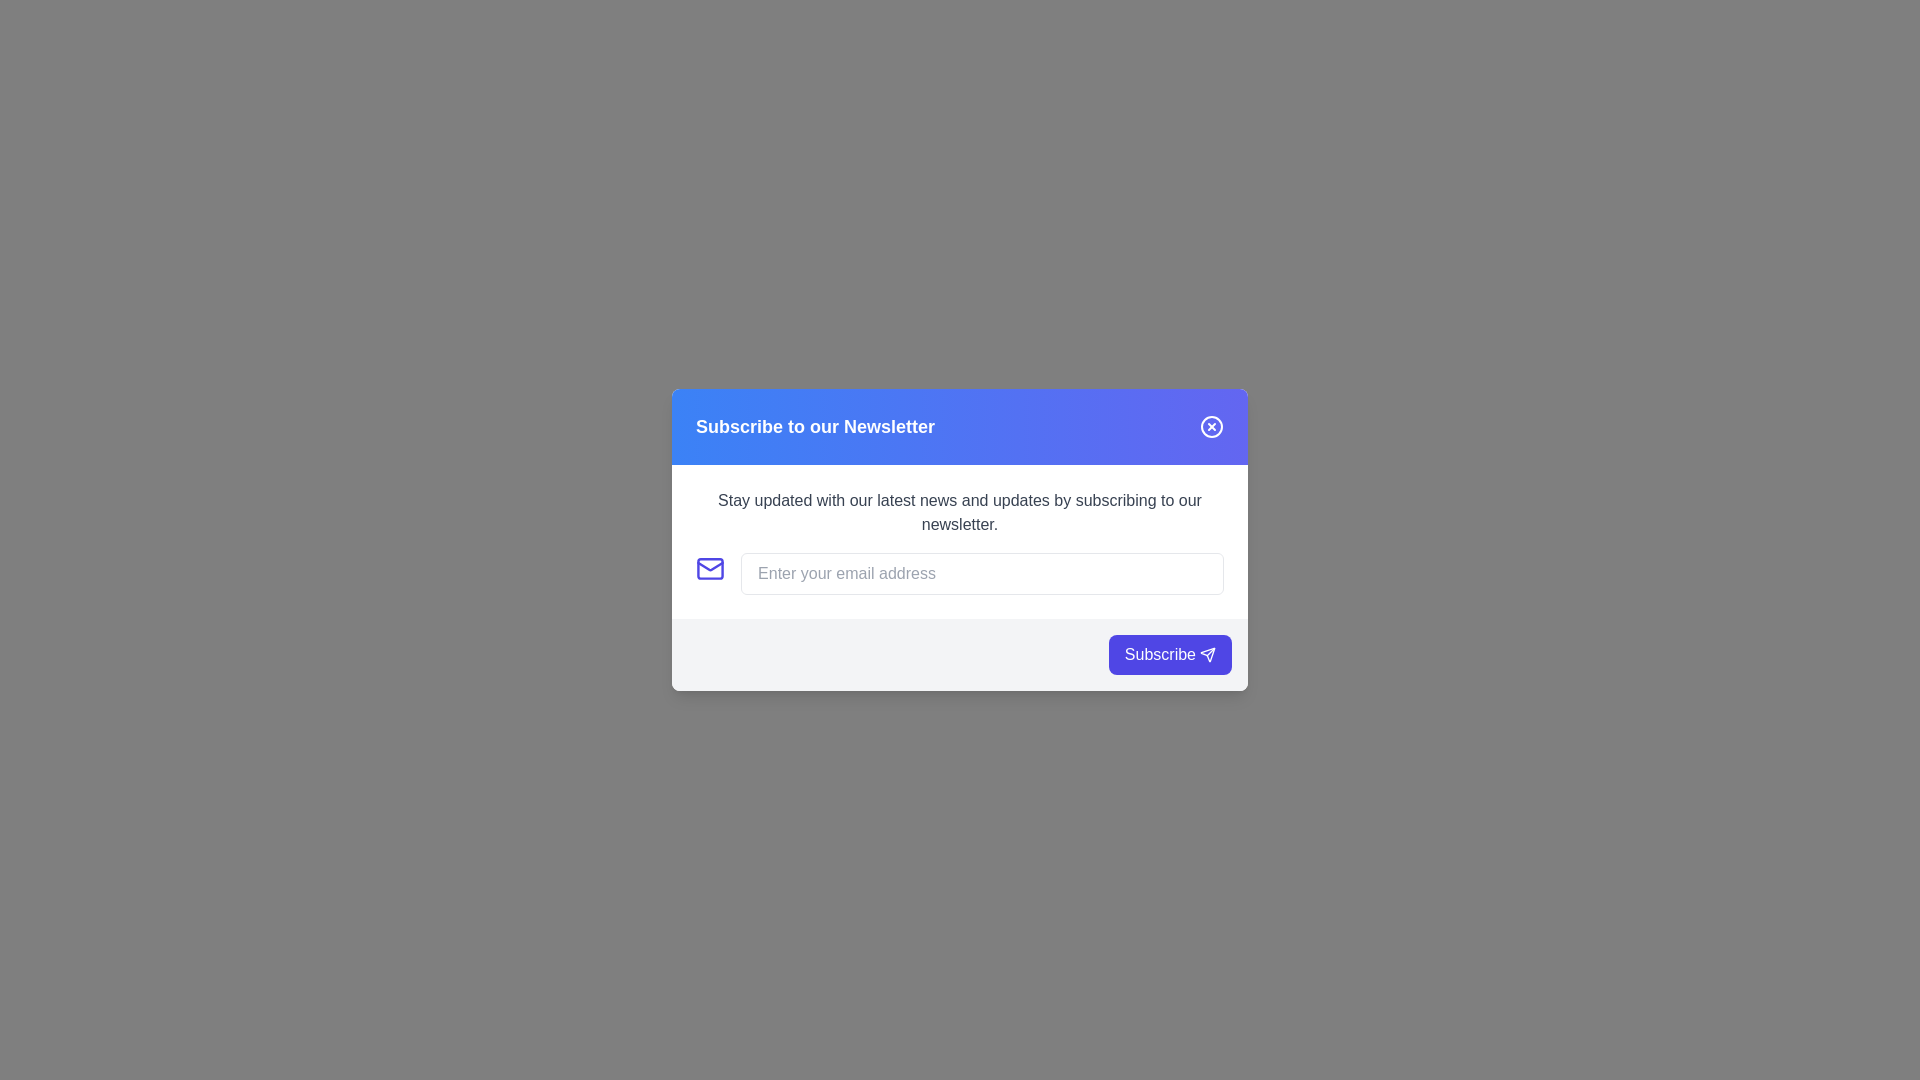 The width and height of the screenshot is (1920, 1080). What do you see at coordinates (1170, 655) in the screenshot?
I see `'Subscribe' button to submit the subscription` at bounding box center [1170, 655].